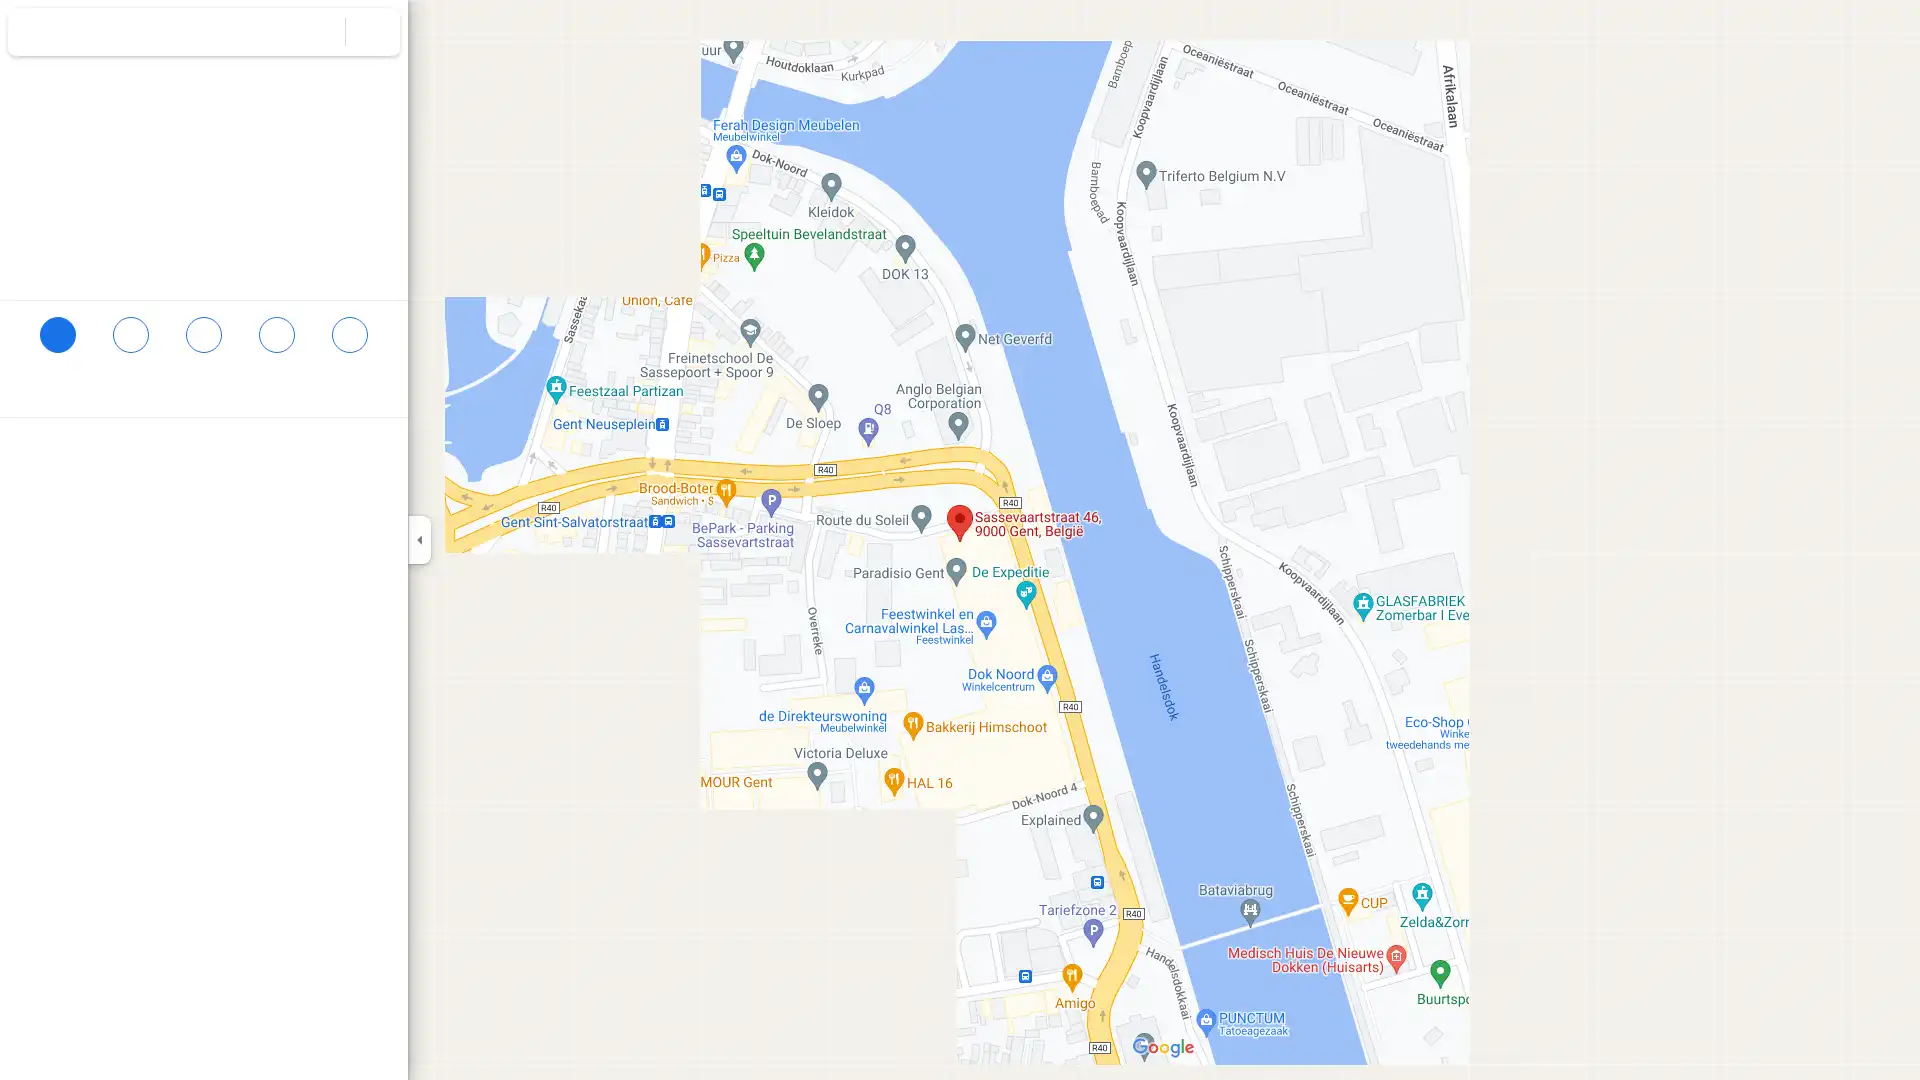 The image size is (1920, 1080). What do you see at coordinates (317, 31) in the screenshot?
I see `Zoeken` at bounding box center [317, 31].